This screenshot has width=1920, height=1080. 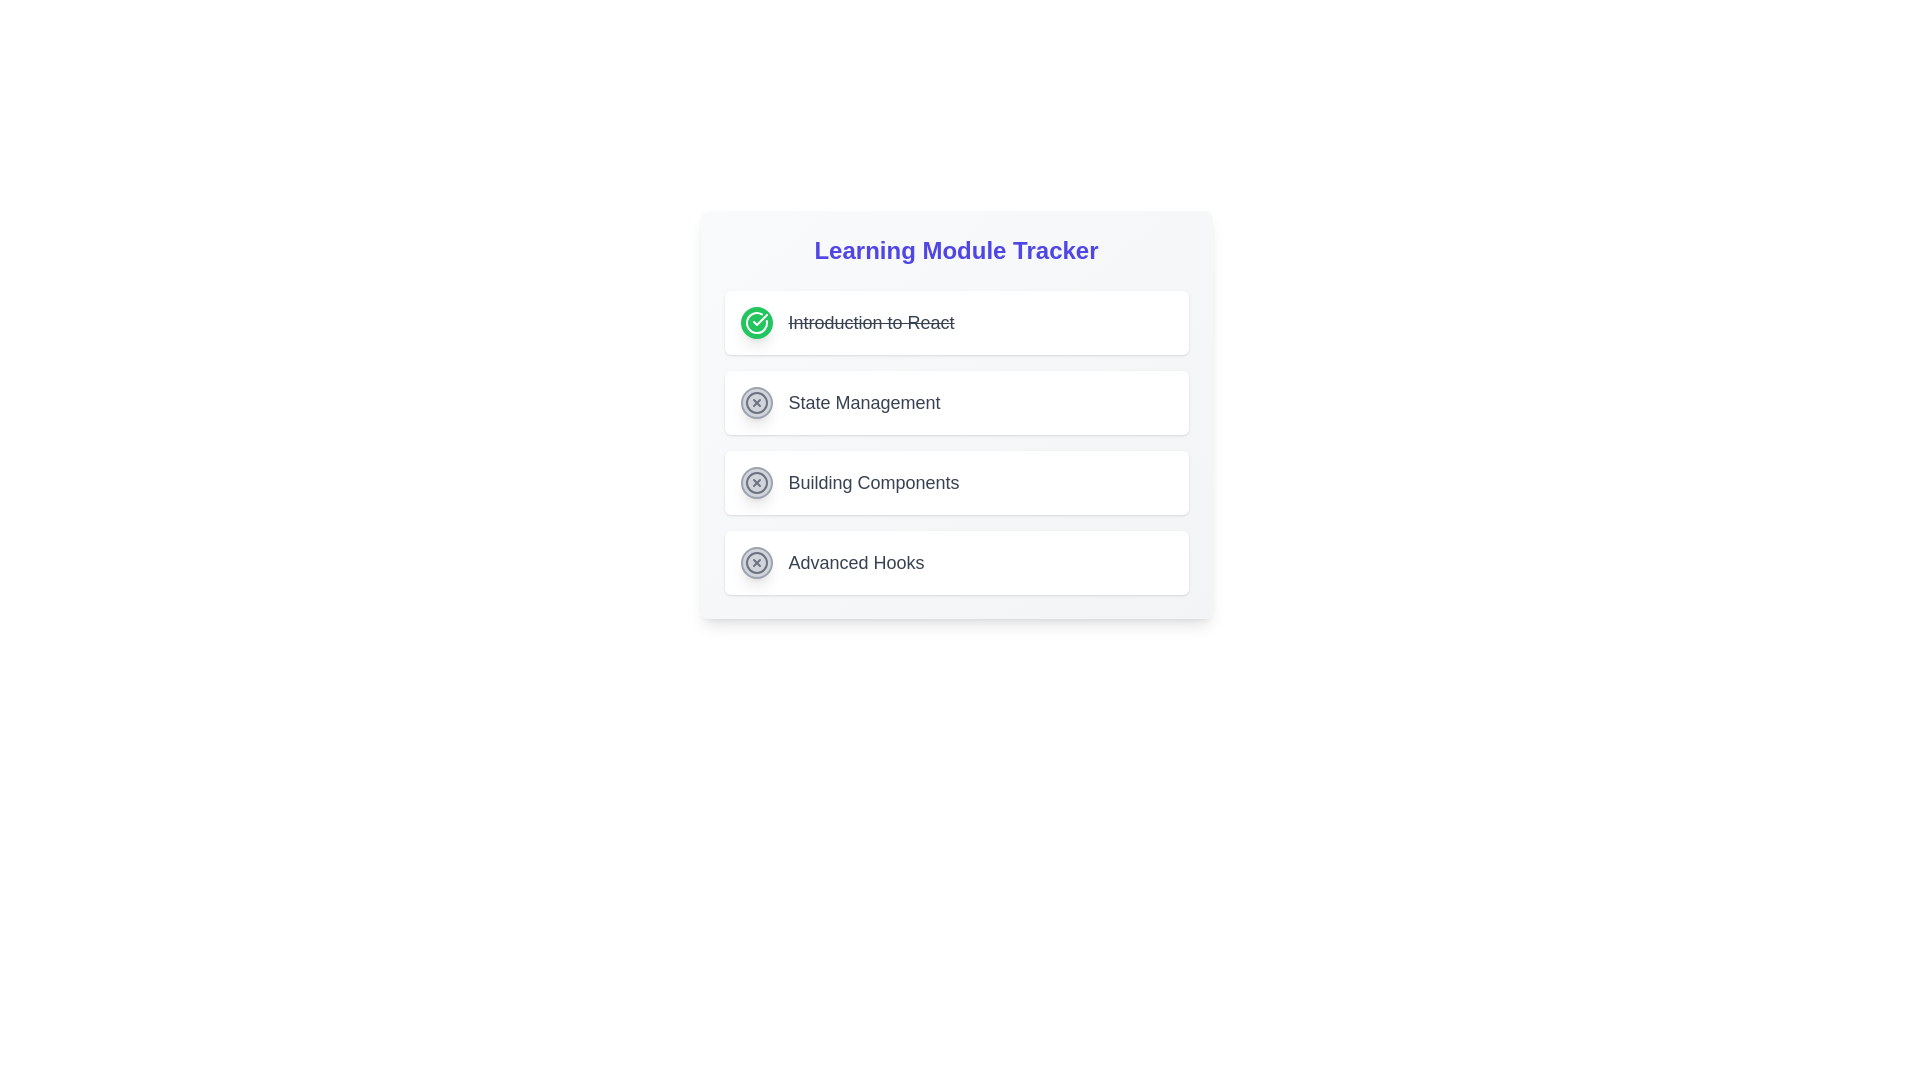 I want to click on label text 'Building Components' located towards the center-right region within a white card, adjacent to an icon on its left, so click(x=849, y=482).